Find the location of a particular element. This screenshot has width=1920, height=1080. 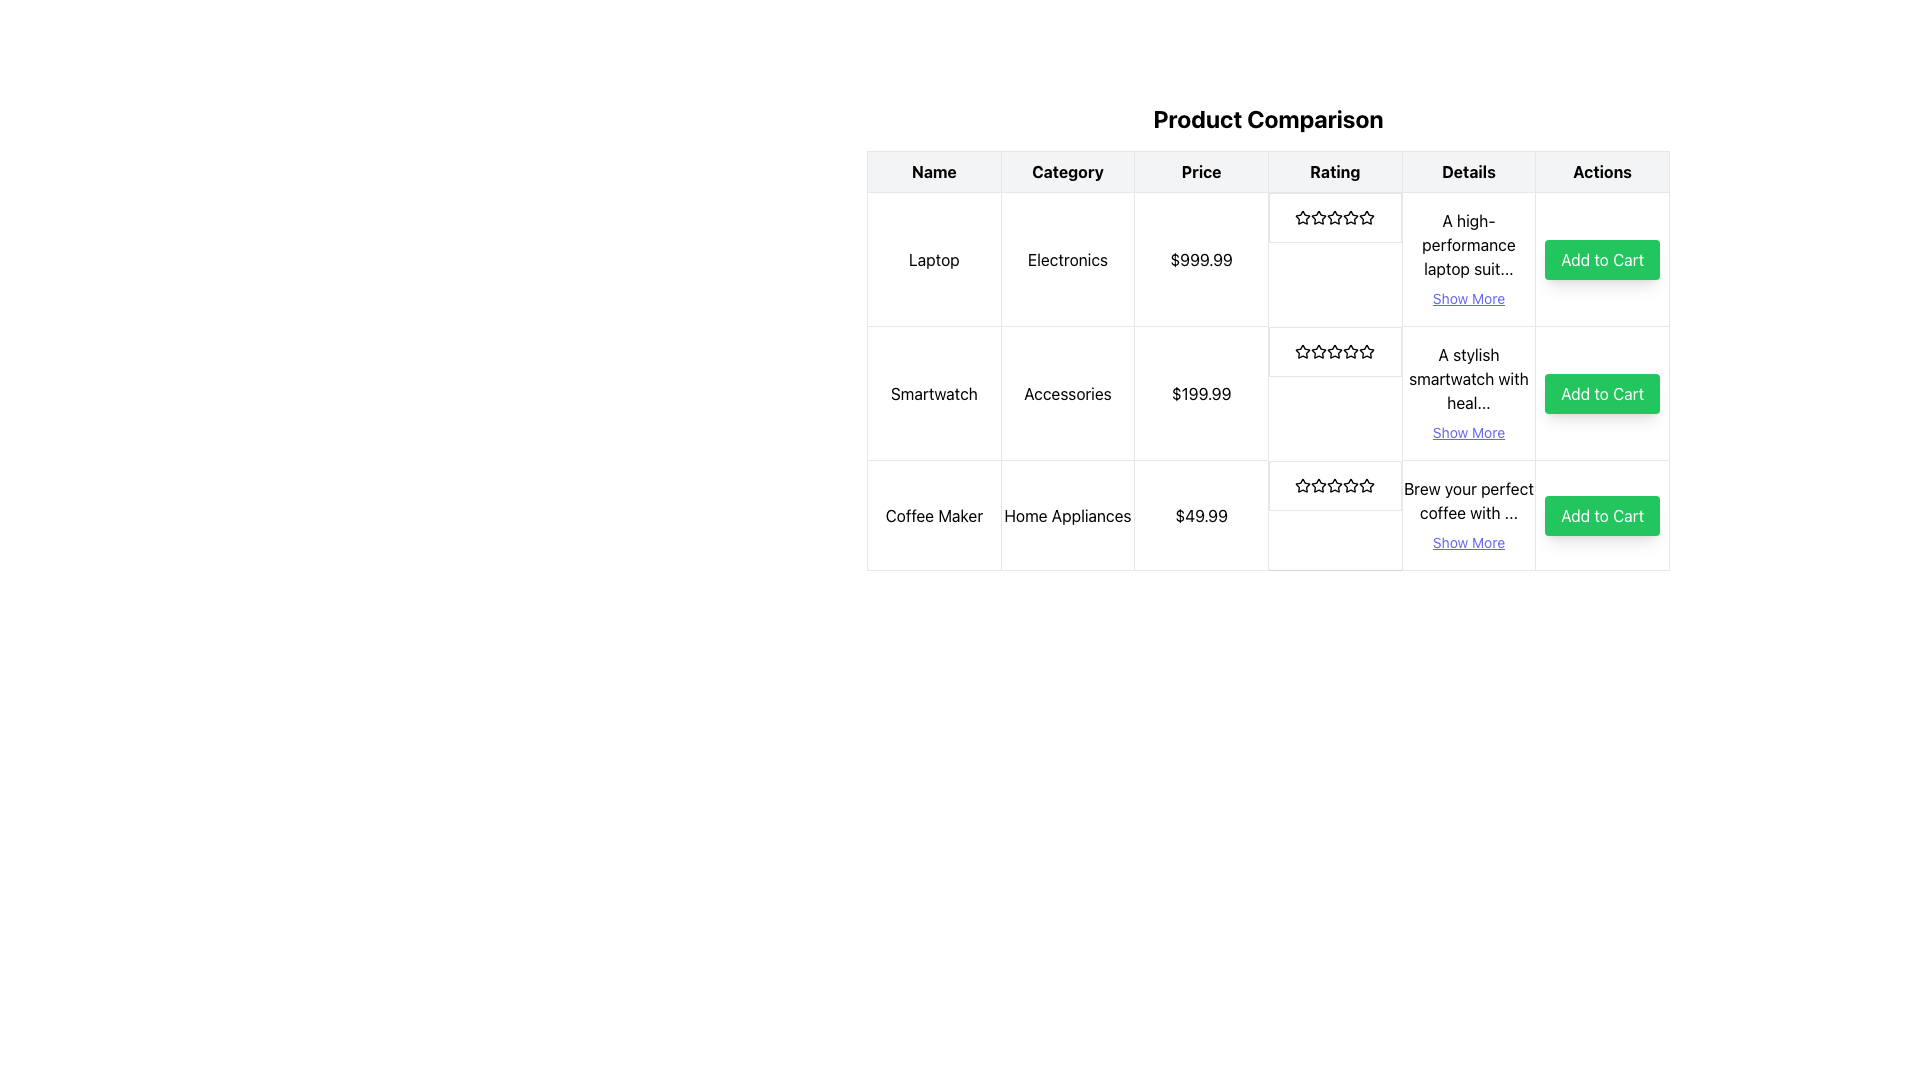

the 'Show More' clickable link located under the 'Brew your perfect coffee with ...' description in the 'Details' column of the Coffee Maker entry is located at coordinates (1468, 543).